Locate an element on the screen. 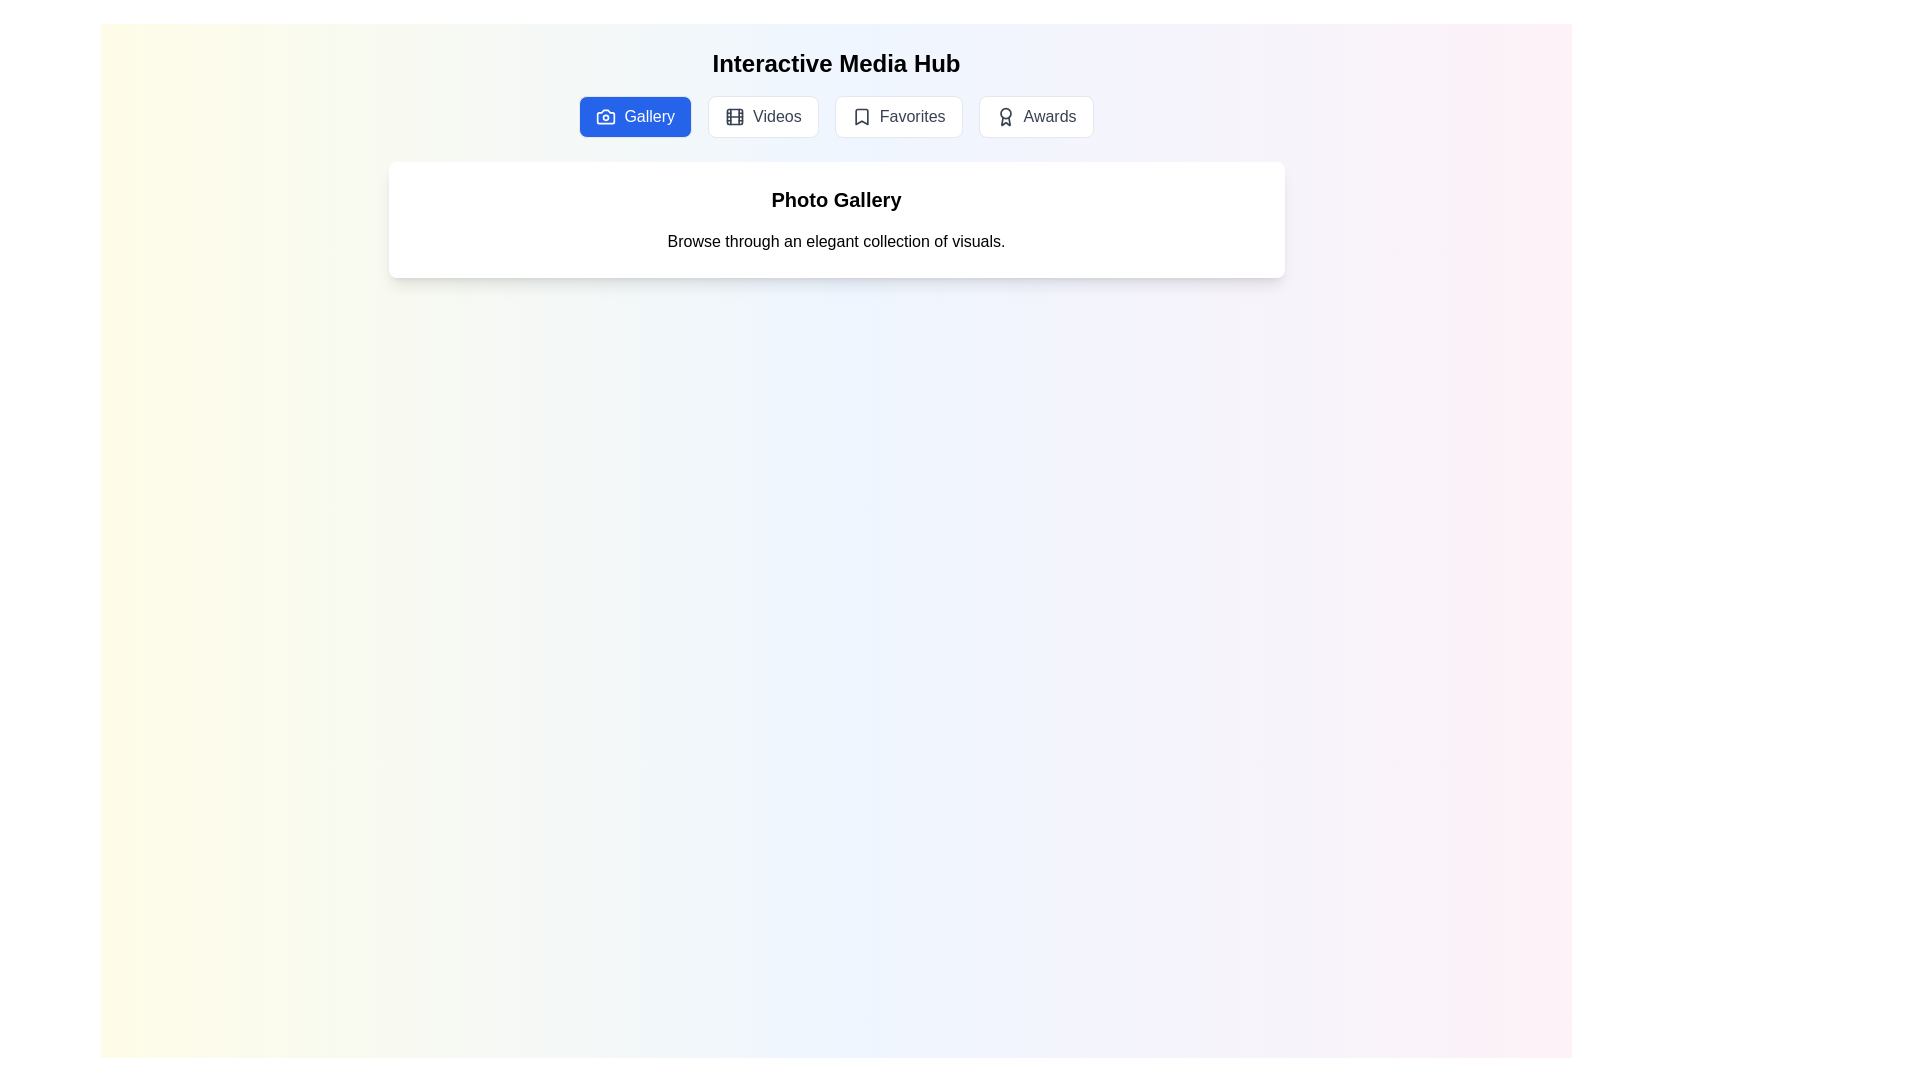 Image resolution: width=1920 pixels, height=1080 pixels. text of the label/title located in the header section, positioned between the 'Videos' button and the 'Awards' button, which serves as a navigation control for favorites is located at coordinates (911, 116).